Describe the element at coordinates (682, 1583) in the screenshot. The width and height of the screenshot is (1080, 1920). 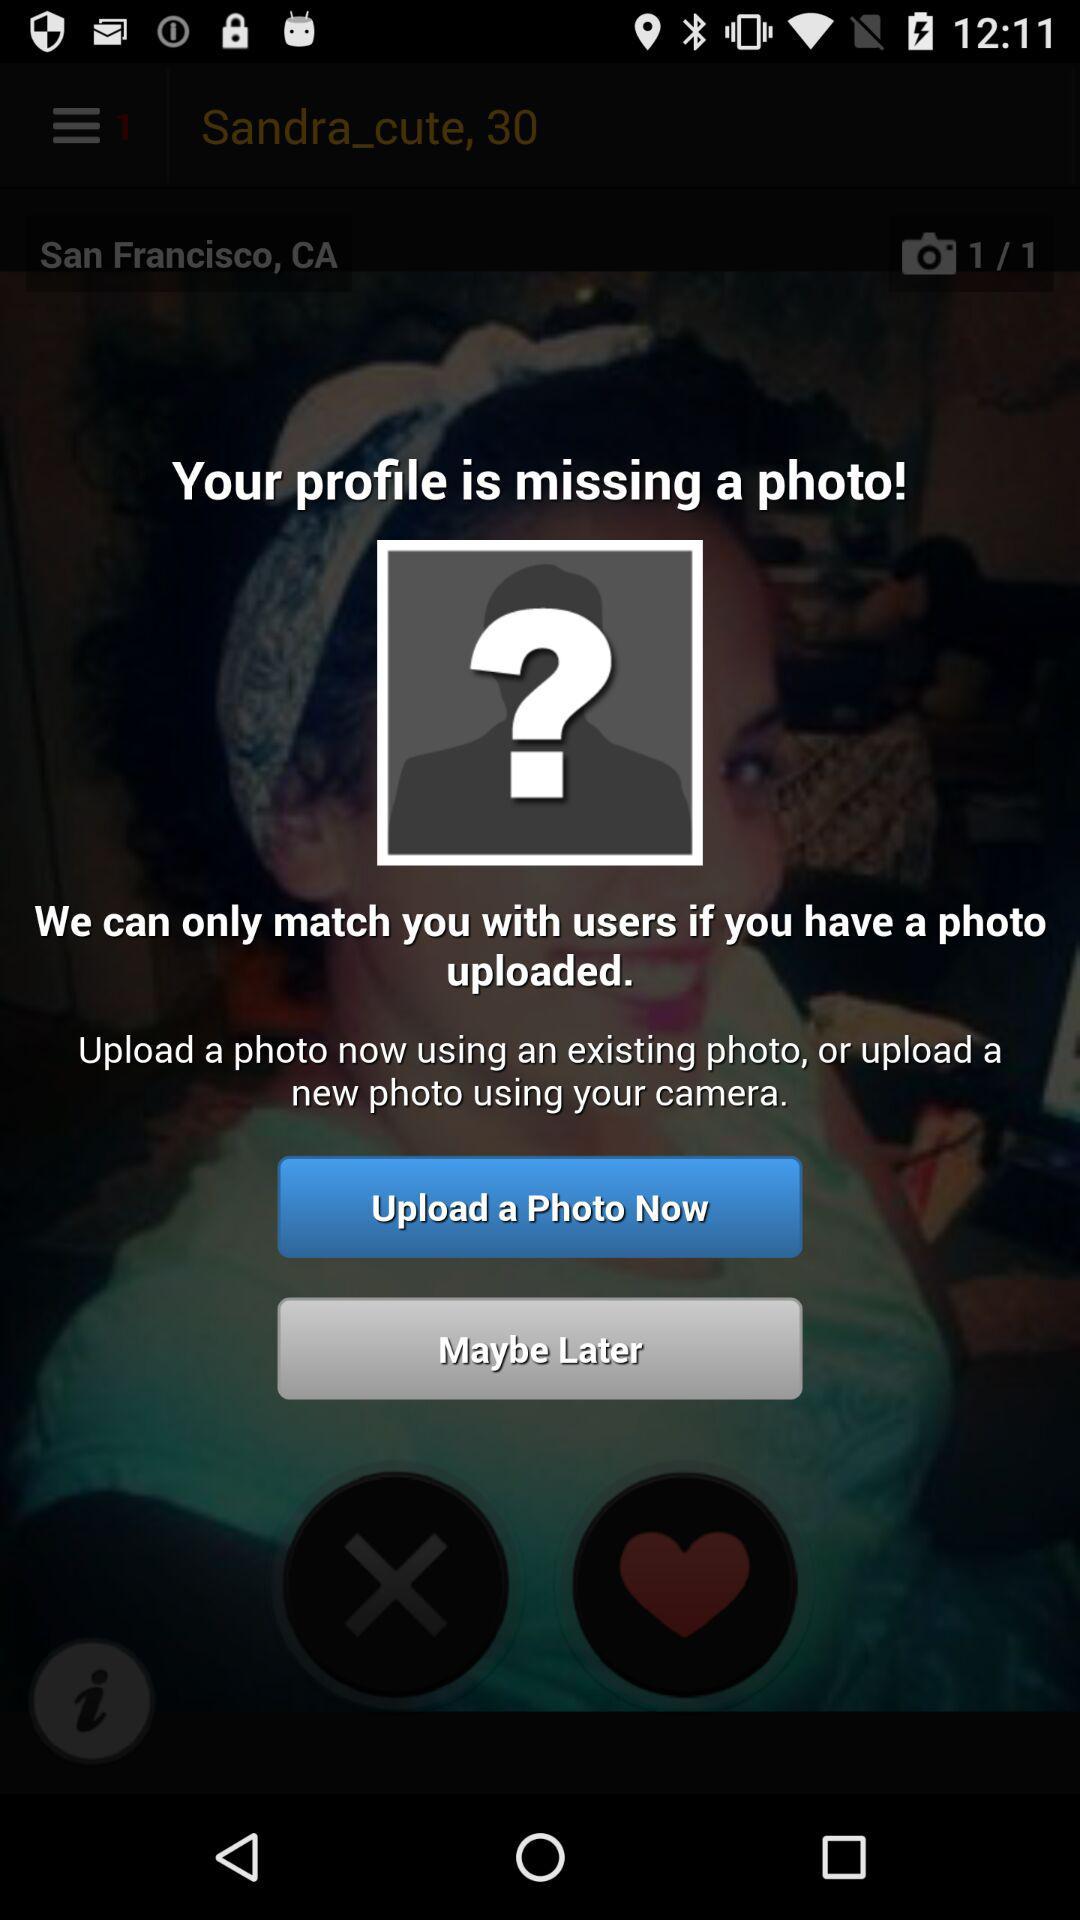
I see `heart icon` at that location.